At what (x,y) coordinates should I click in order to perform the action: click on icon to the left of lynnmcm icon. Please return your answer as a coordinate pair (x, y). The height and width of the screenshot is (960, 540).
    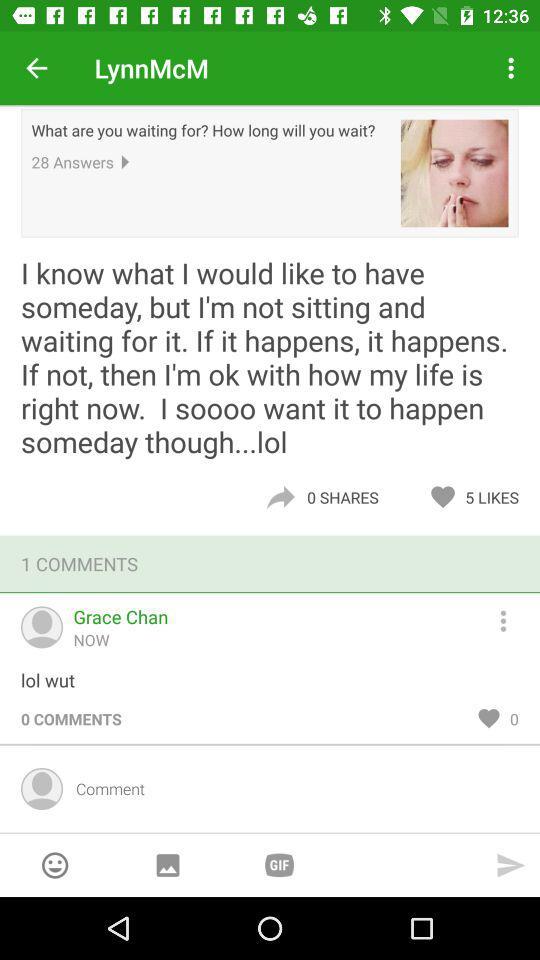
    Looking at the image, I should click on (36, 68).